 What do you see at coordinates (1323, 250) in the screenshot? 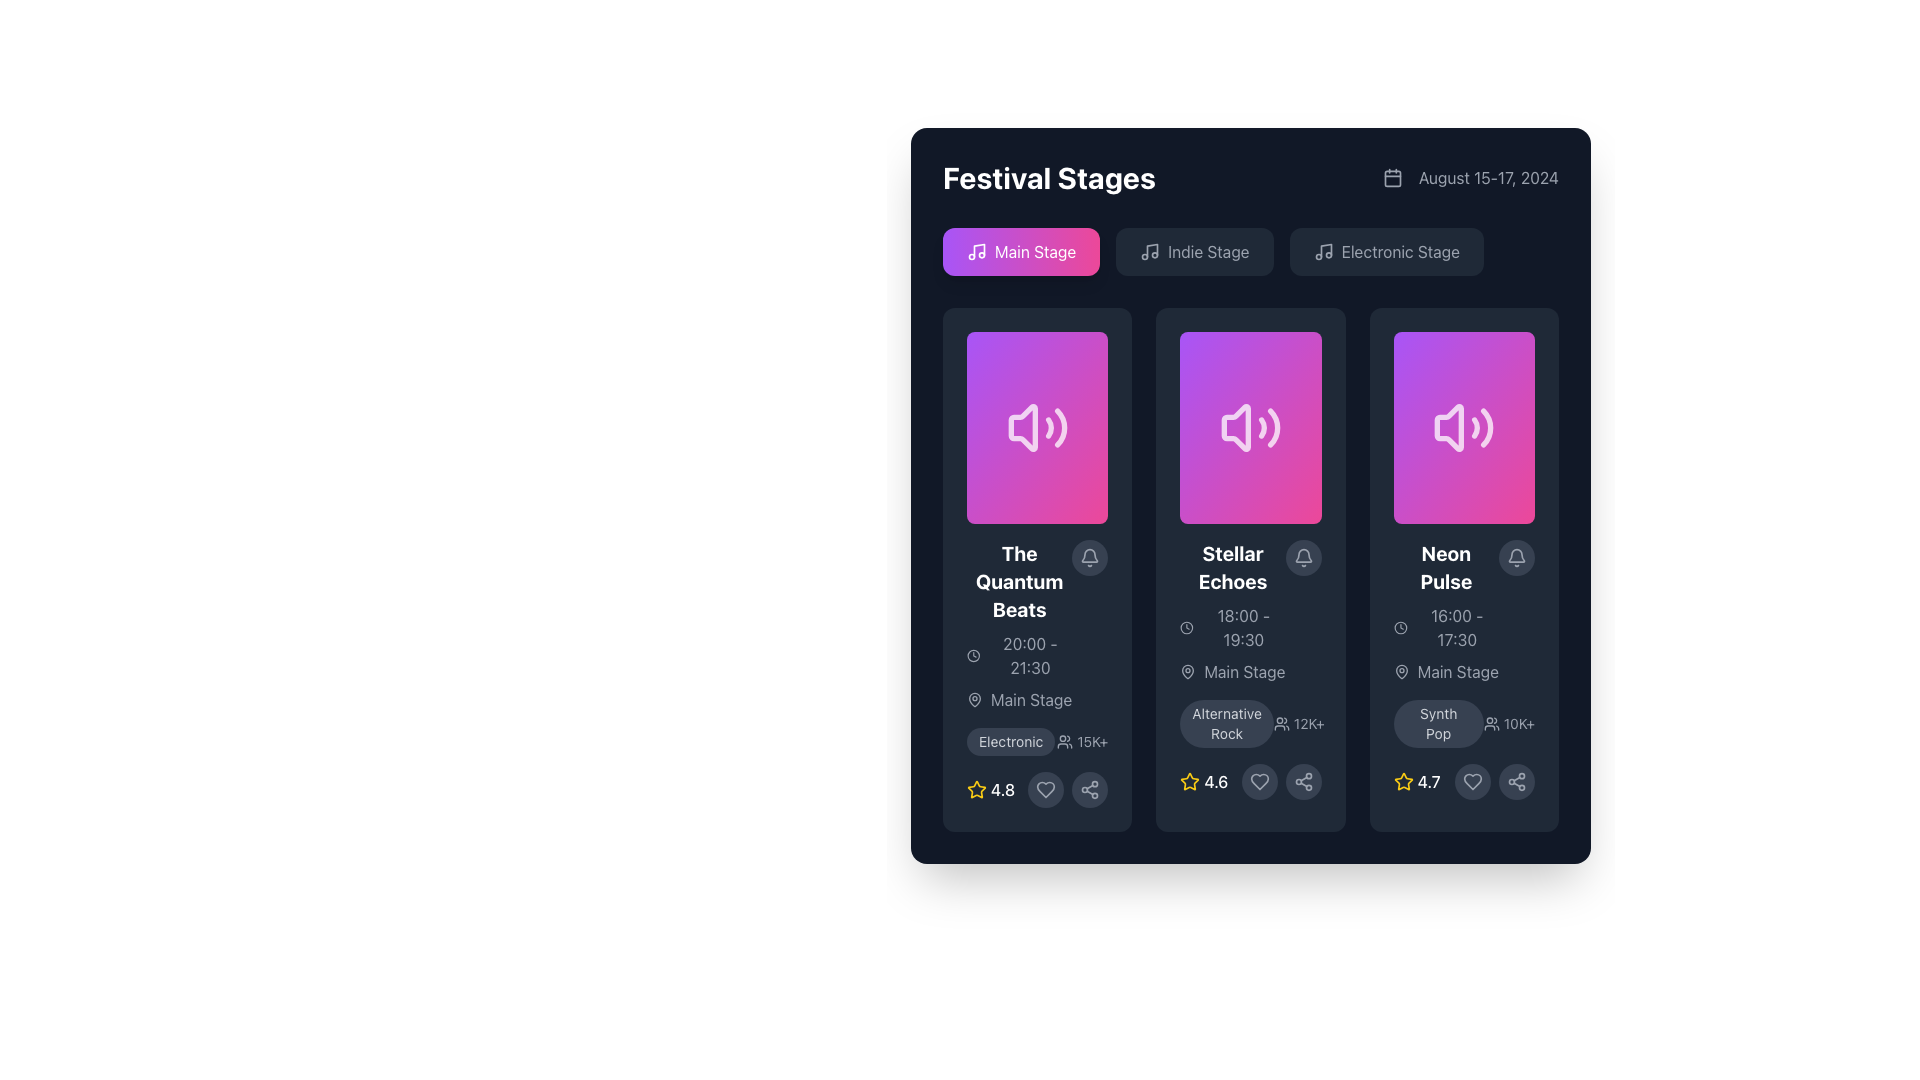
I see `the musical note icon, which is styled with a thin line illustration and is located within the dark rectangular button labeled 'Electronic Stage' in the third position from the left under 'Festival Stages'` at bounding box center [1323, 250].